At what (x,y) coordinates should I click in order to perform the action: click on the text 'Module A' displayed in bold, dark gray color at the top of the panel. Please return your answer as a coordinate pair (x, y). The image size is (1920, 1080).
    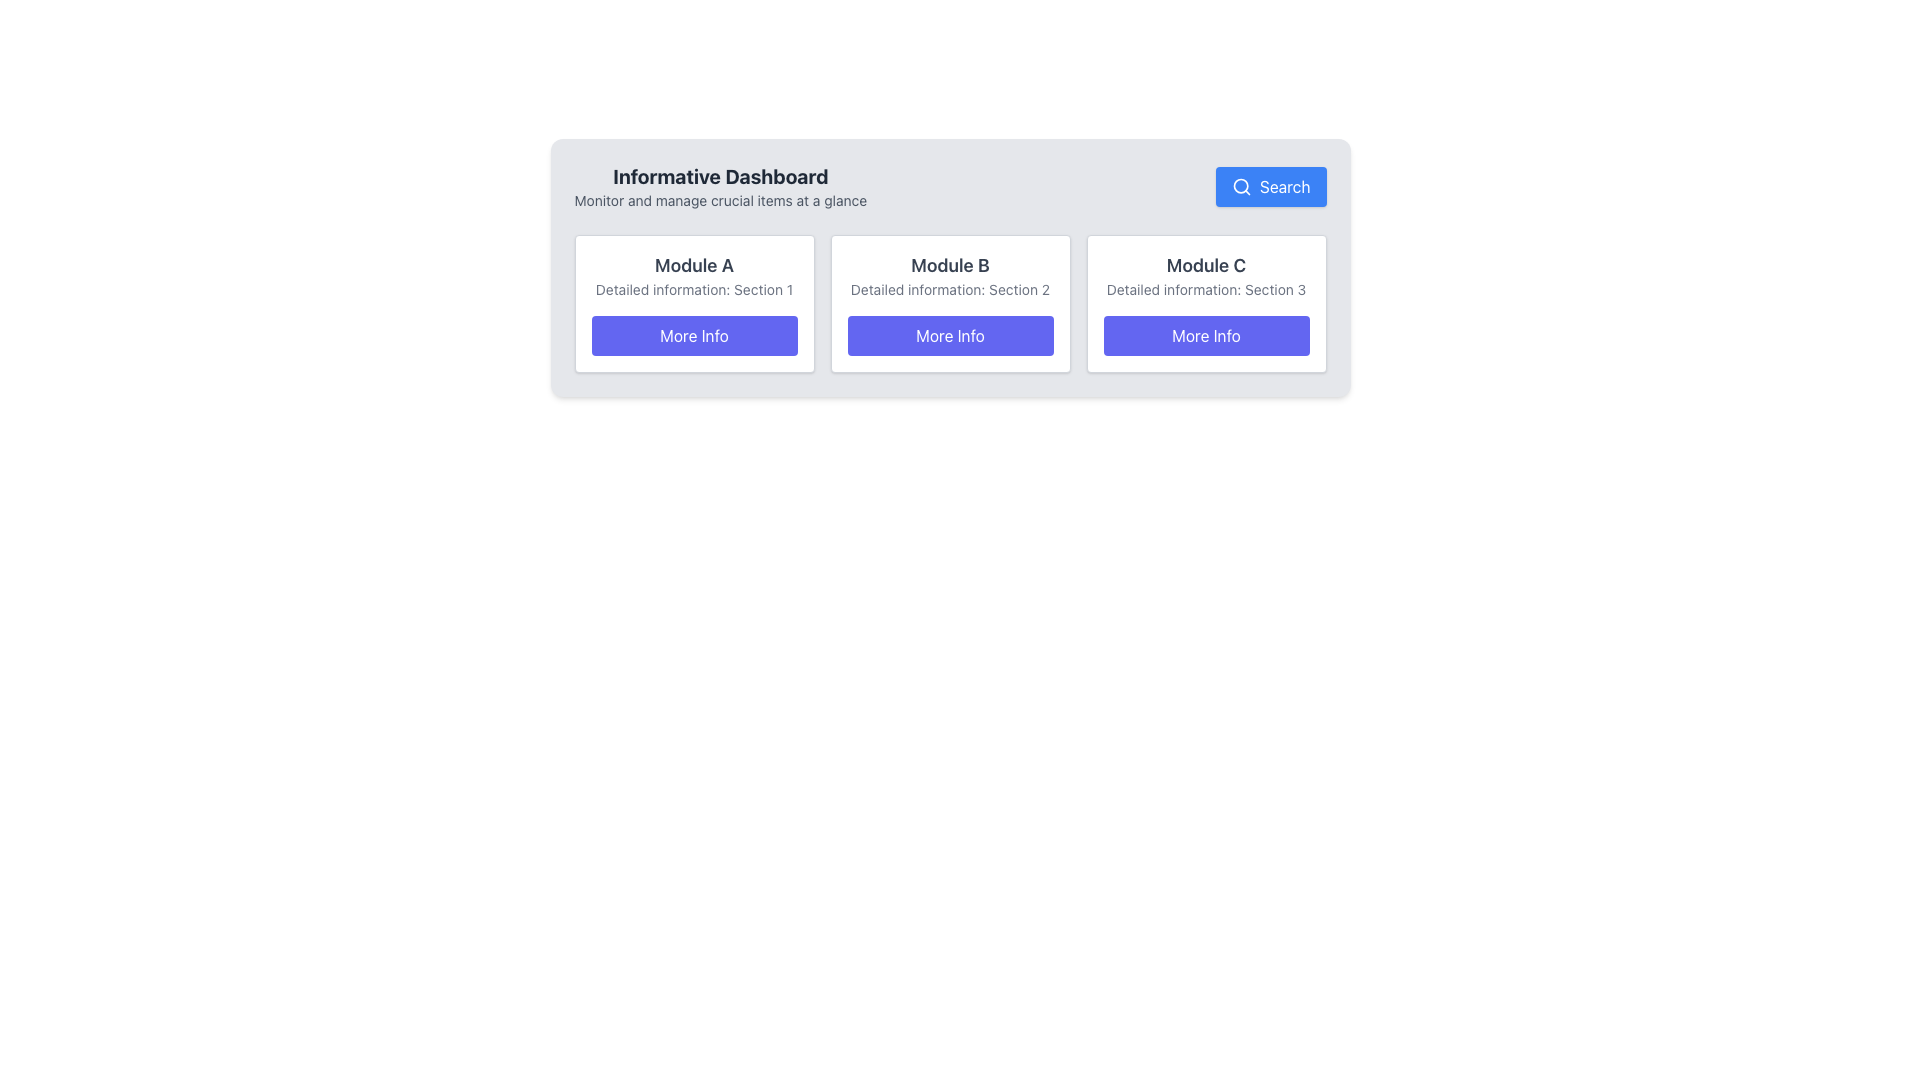
    Looking at the image, I should click on (694, 265).